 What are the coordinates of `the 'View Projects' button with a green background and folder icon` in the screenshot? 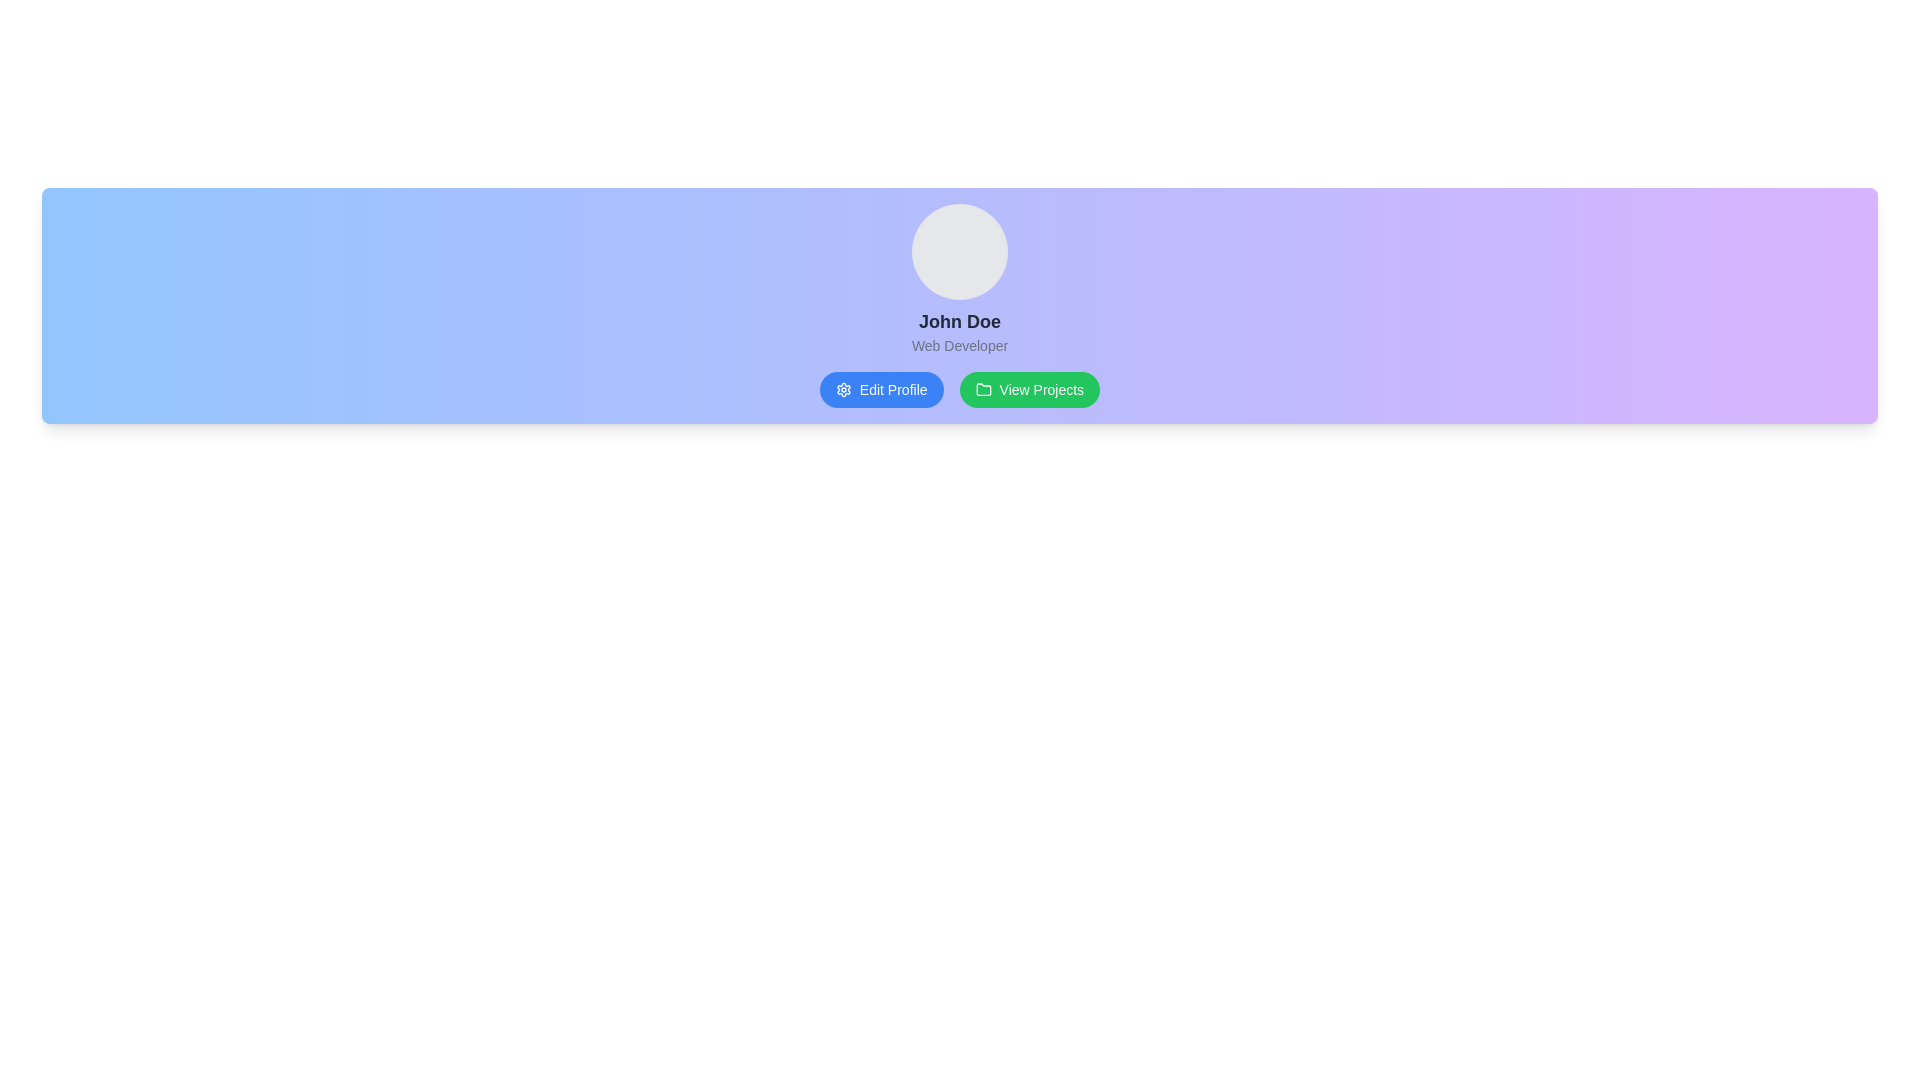 It's located at (960, 389).